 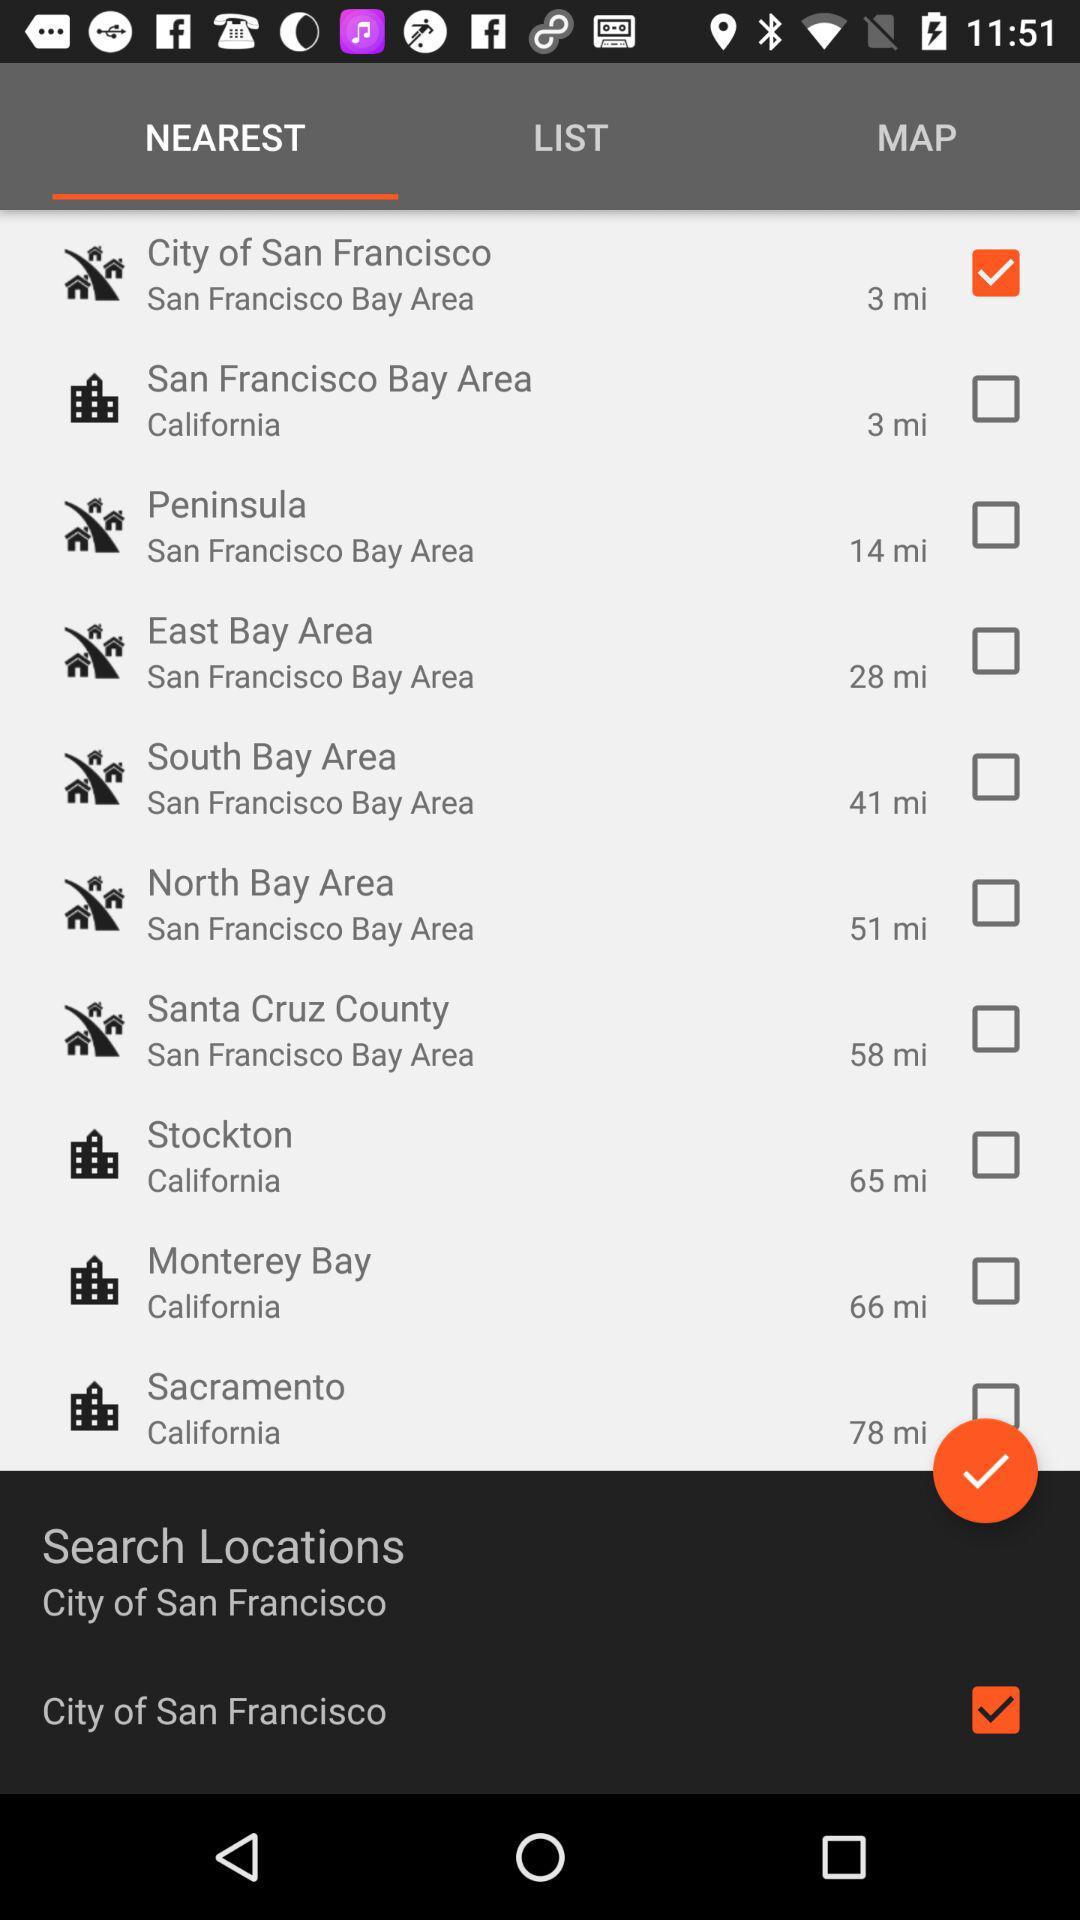 I want to click on confirm north bay option, so click(x=995, y=901).